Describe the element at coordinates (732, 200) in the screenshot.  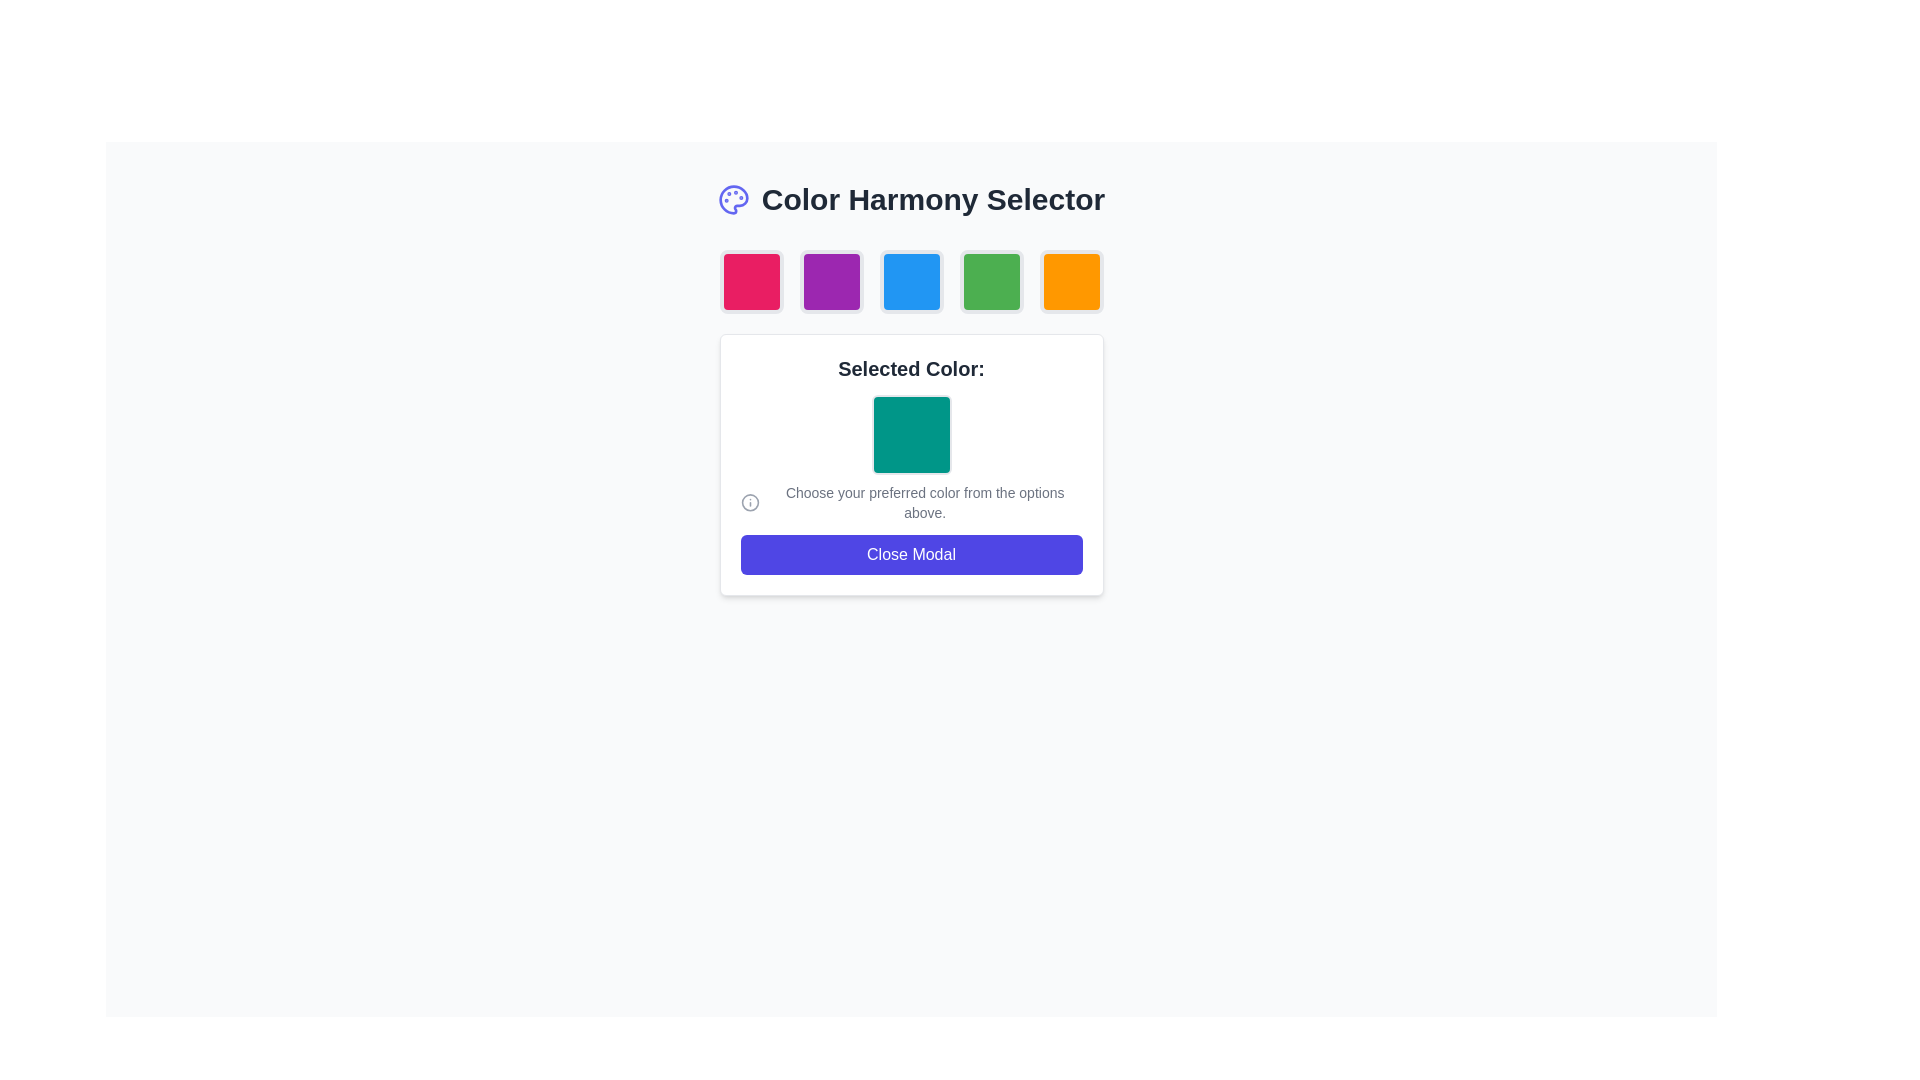
I see `the main body of the palette icon, which is part of the 'Color Harmony Selector' section, located in the top-left corner of the application` at that location.